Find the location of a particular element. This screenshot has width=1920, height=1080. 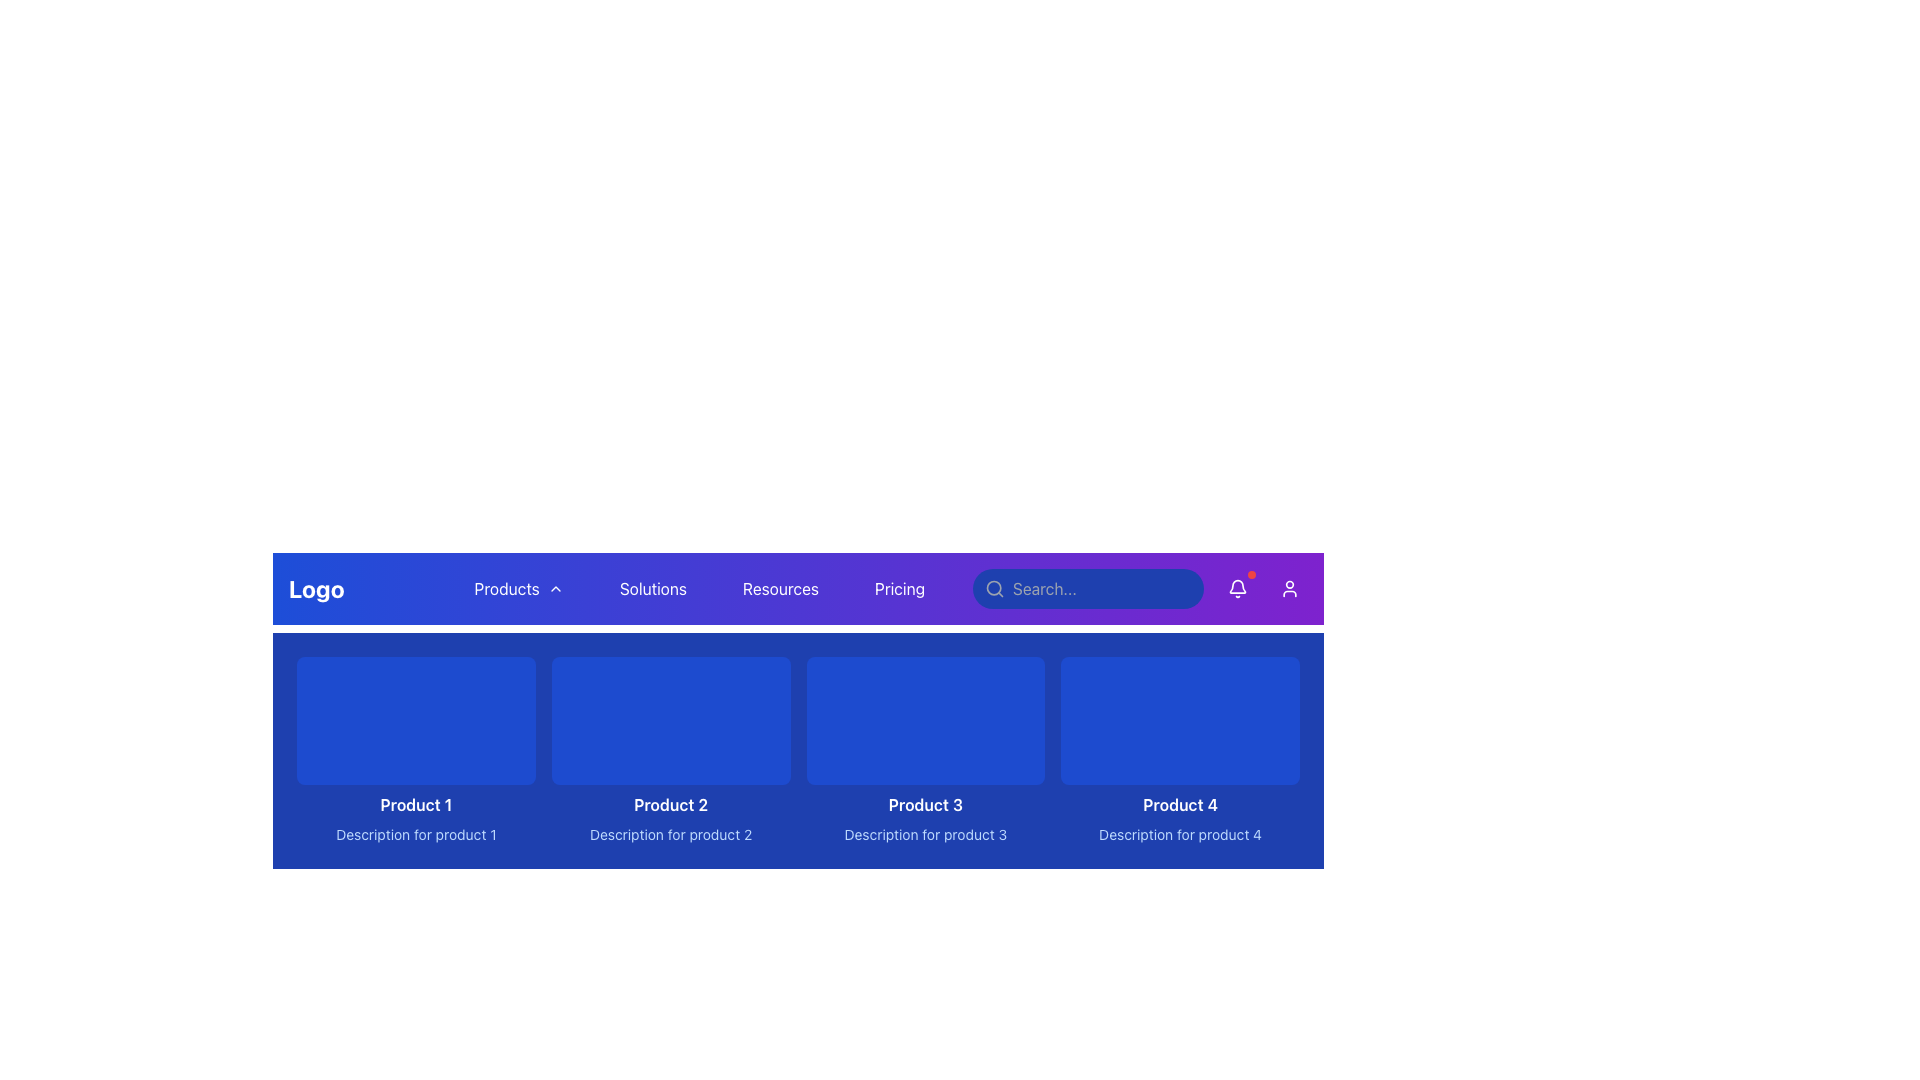

the text label that displays 'Product 1', which is styled in bold white font against a blue background, located near the bottom center of the first product card is located at coordinates (415, 804).